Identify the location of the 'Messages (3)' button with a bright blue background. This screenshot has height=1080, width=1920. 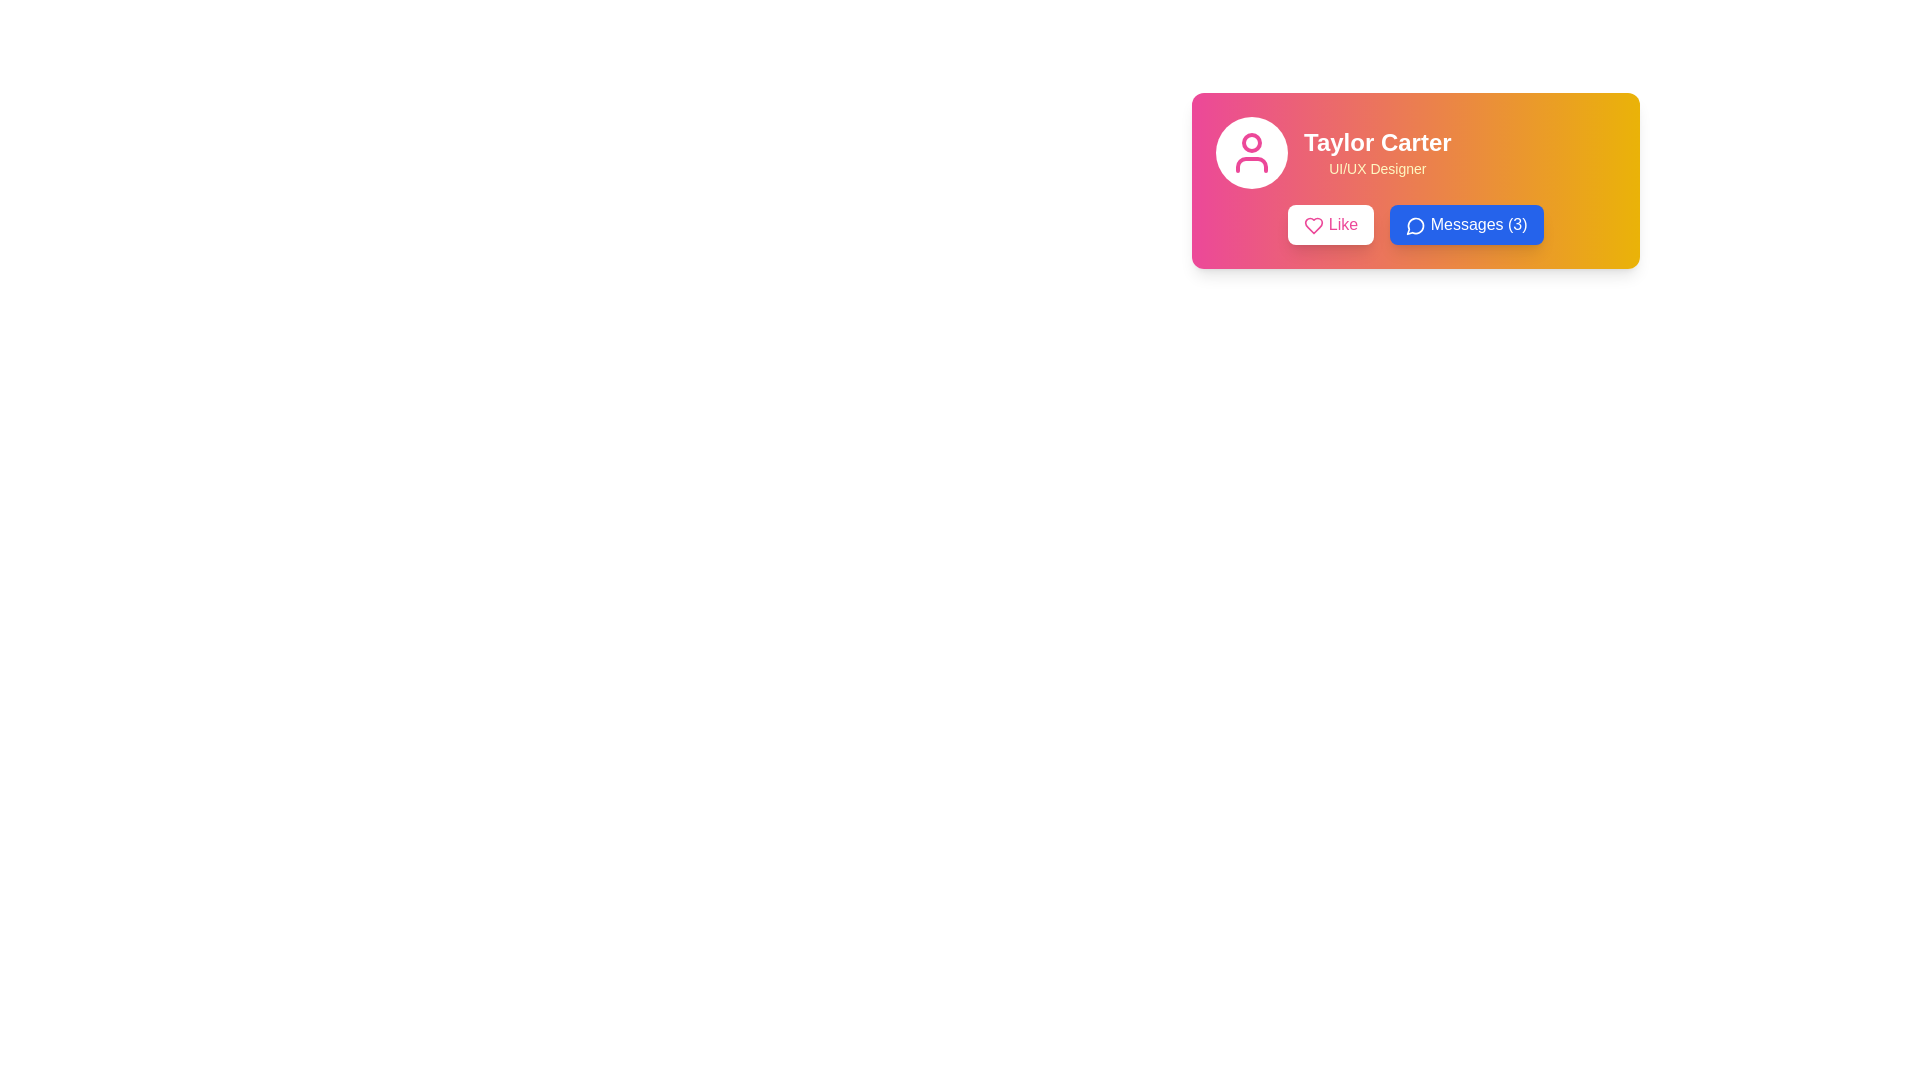
(1466, 224).